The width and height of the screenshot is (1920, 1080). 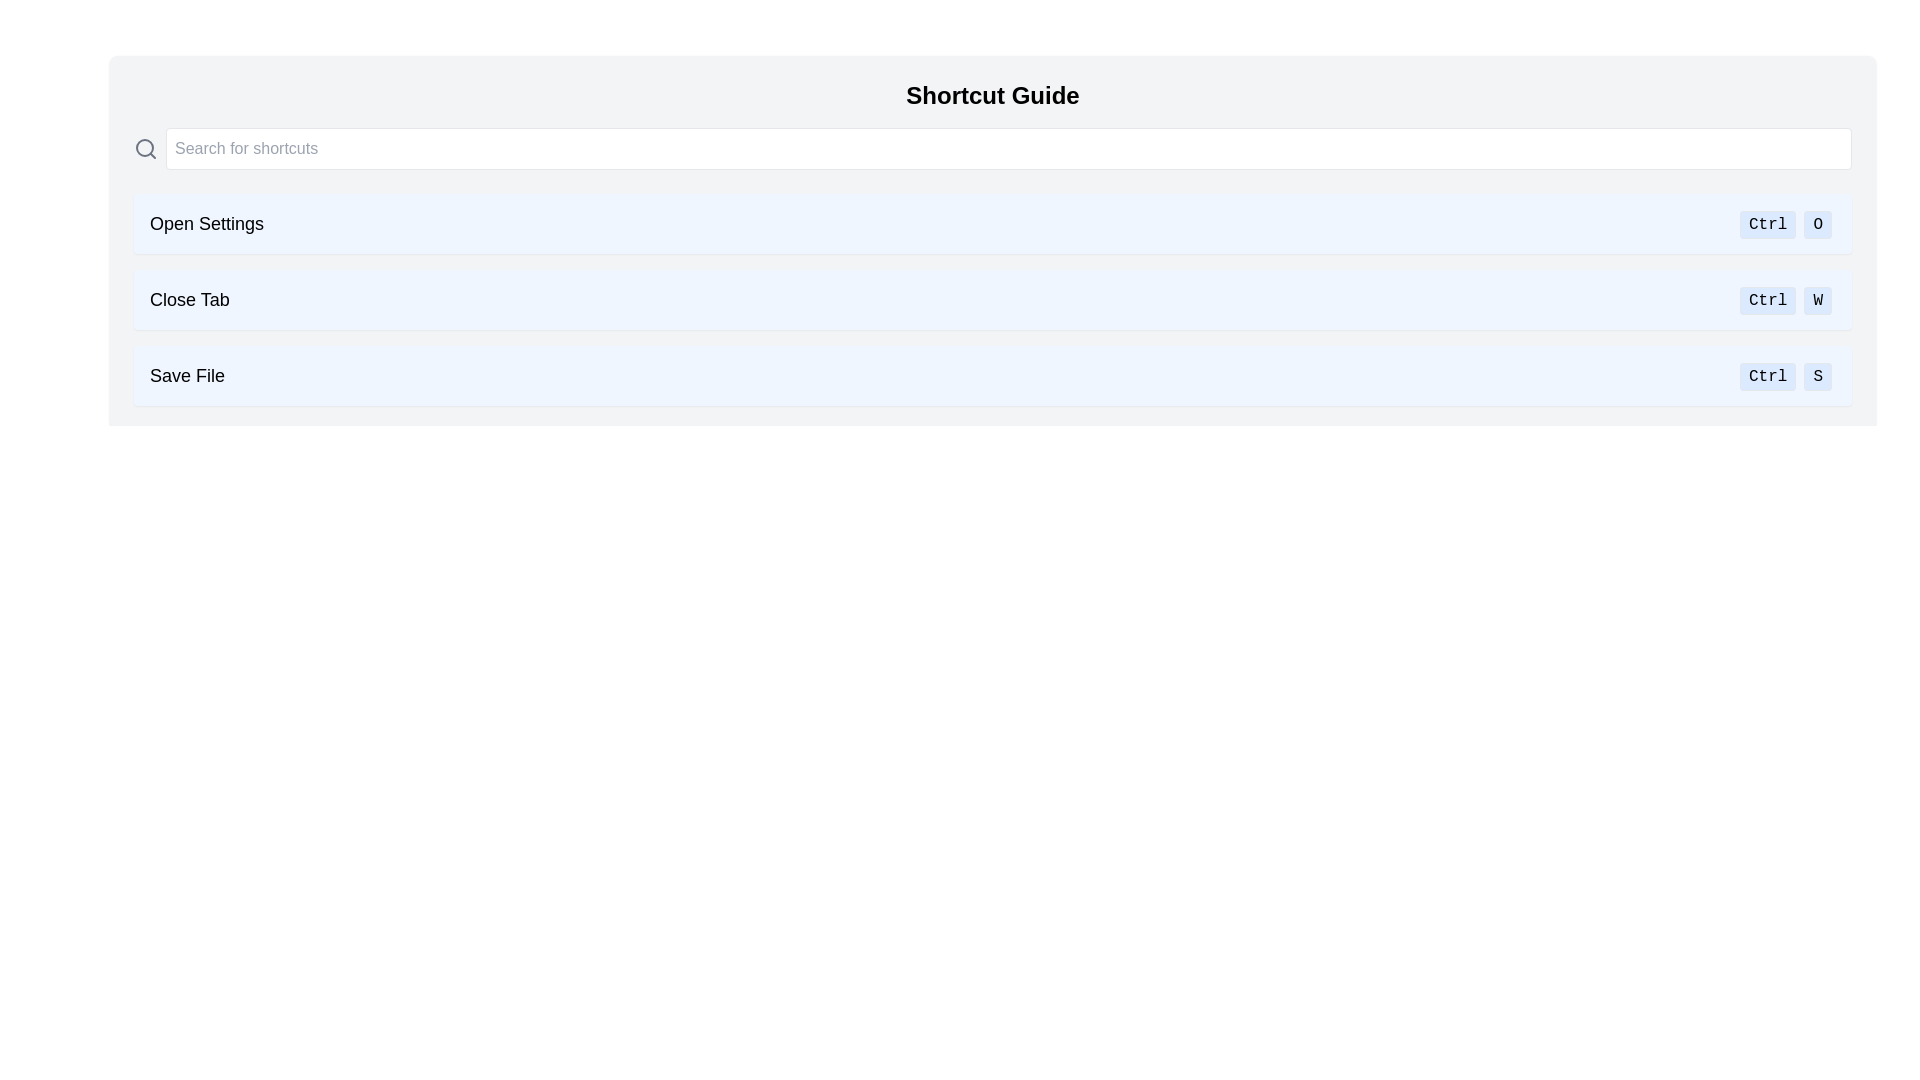 What do you see at coordinates (1818, 224) in the screenshot?
I see `the 'O' key representation of the keyboard shortcut 'Ctrl+O', which is located on the right side of the 'Ctrl' button in the 'Open Settings' section` at bounding box center [1818, 224].